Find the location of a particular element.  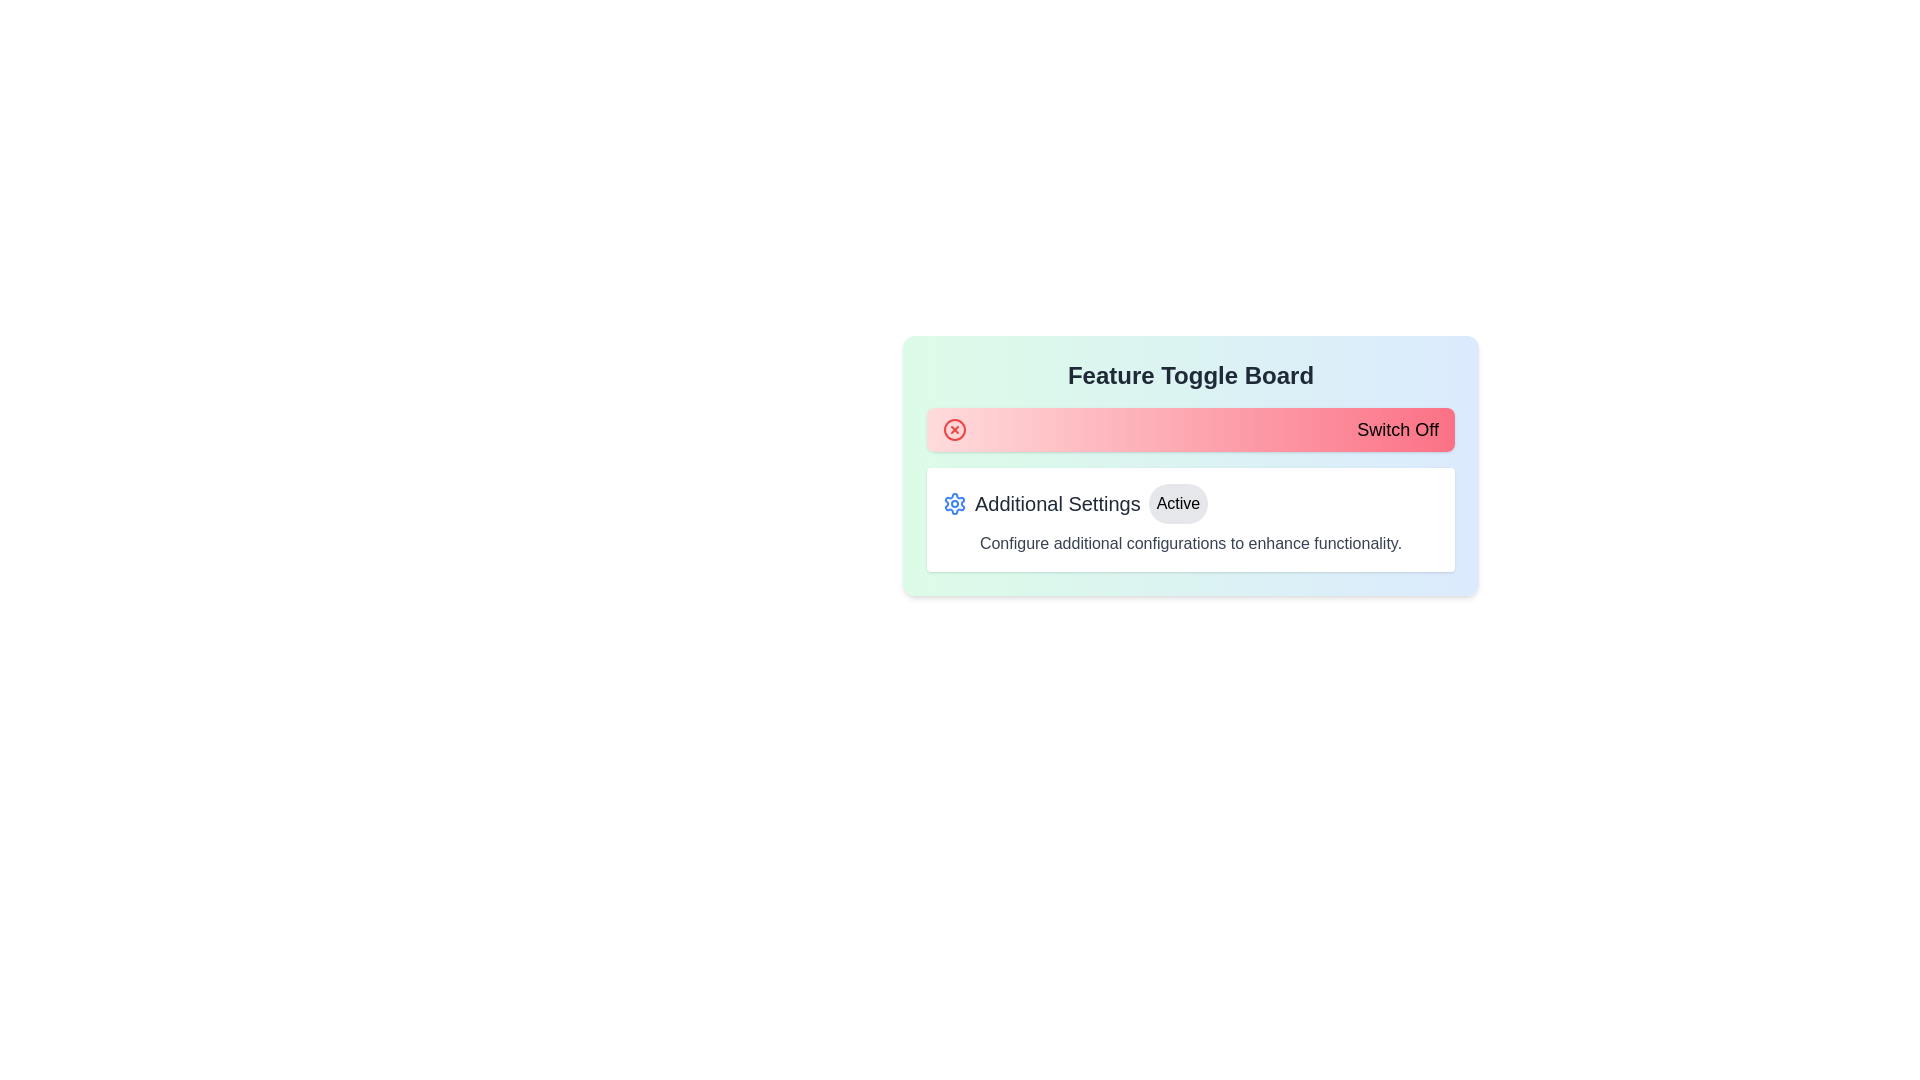

the button located in the 'Additional Settings' section of the 'Feature Toggle Board' is located at coordinates (1178, 503).